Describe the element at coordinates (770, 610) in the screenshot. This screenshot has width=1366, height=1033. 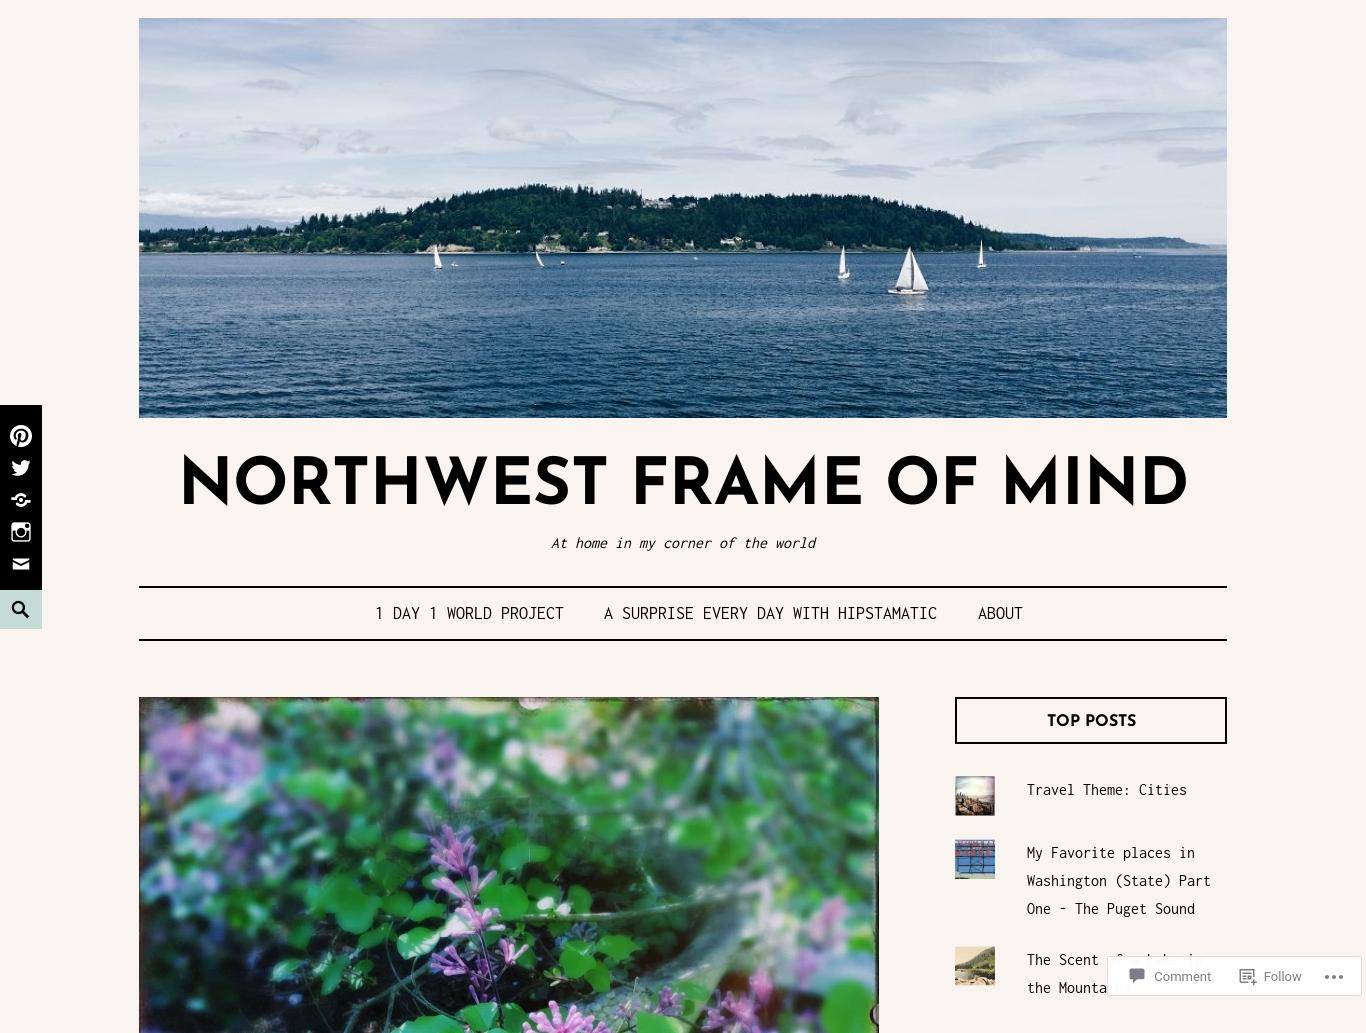
I see `'A Surprise Every Day with Hipstamatic'` at that location.